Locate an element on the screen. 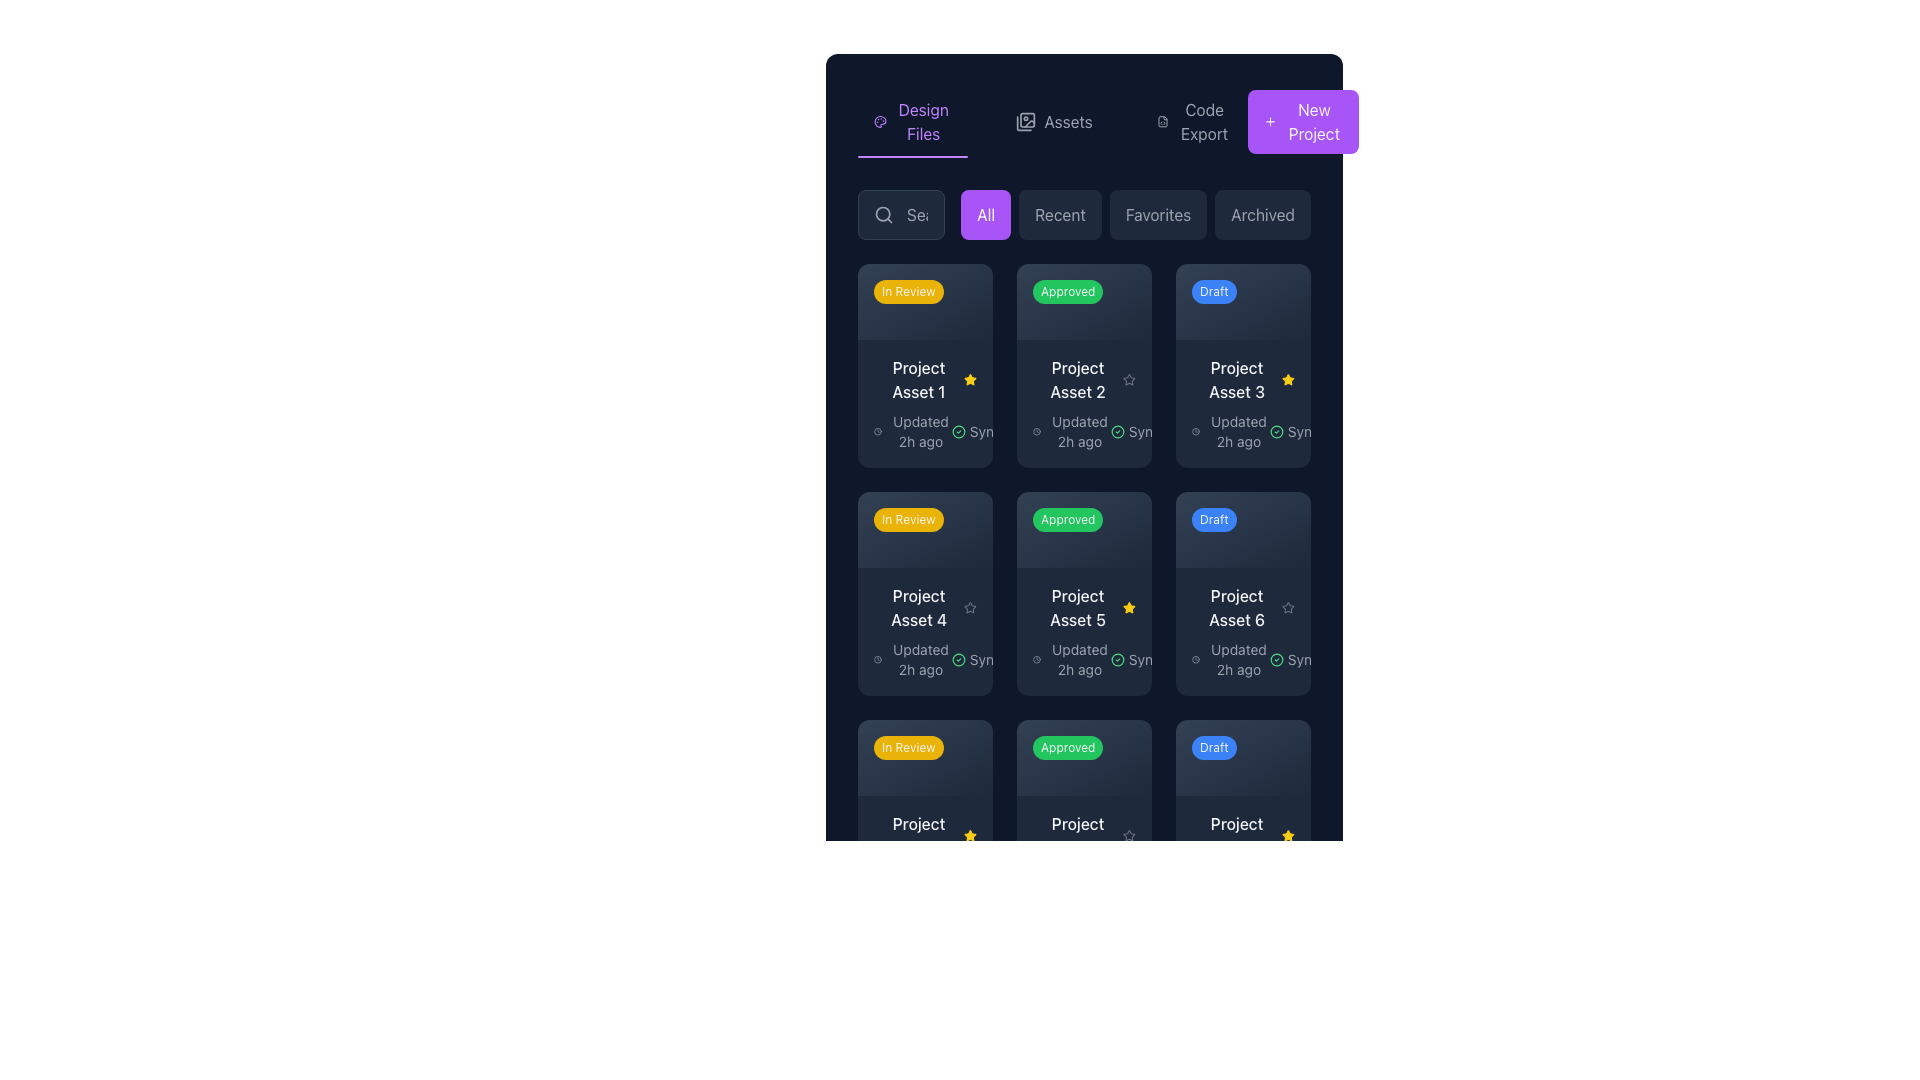 The height and width of the screenshot is (1080, 1920). the small rectangular '+' icon located in the top-right corner of the purple 'New Project' button is located at coordinates (1269, 122).